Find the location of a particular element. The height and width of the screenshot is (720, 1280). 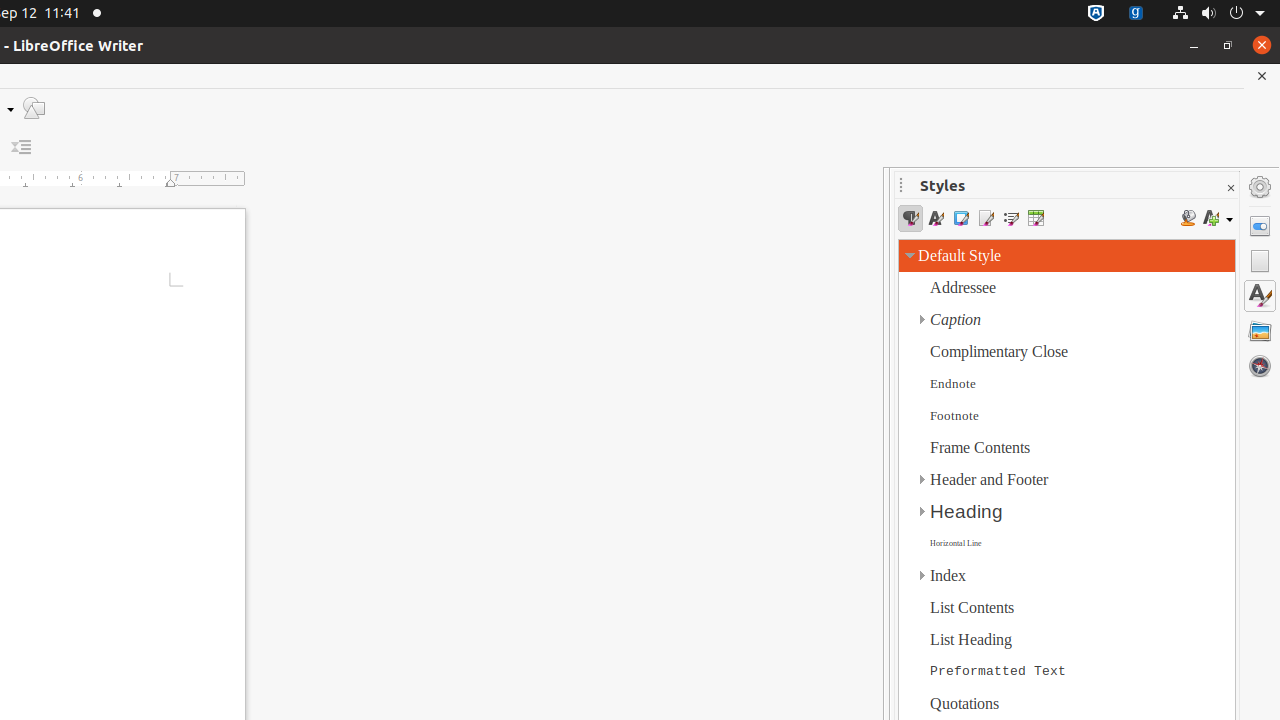

'System' is located at coordinates (1217, 13).